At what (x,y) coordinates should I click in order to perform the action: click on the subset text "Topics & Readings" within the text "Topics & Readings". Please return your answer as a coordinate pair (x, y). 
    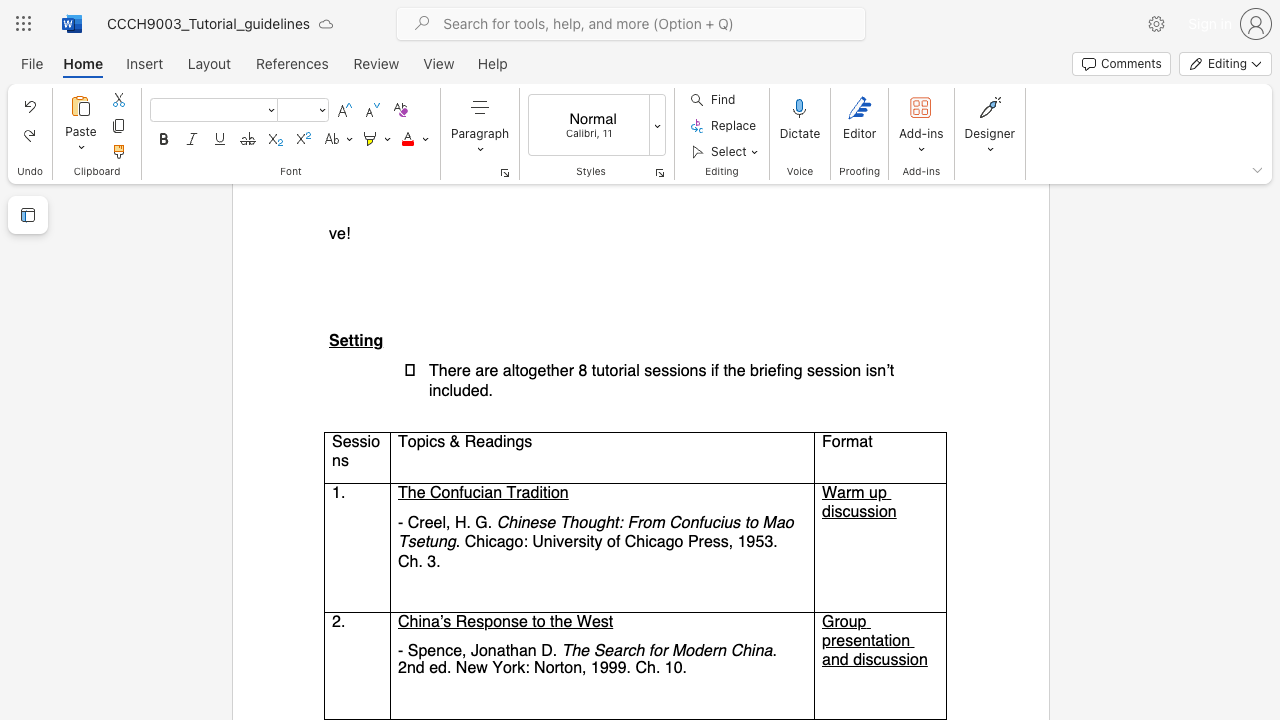
    Looking at the image, I should click on (397, 440).